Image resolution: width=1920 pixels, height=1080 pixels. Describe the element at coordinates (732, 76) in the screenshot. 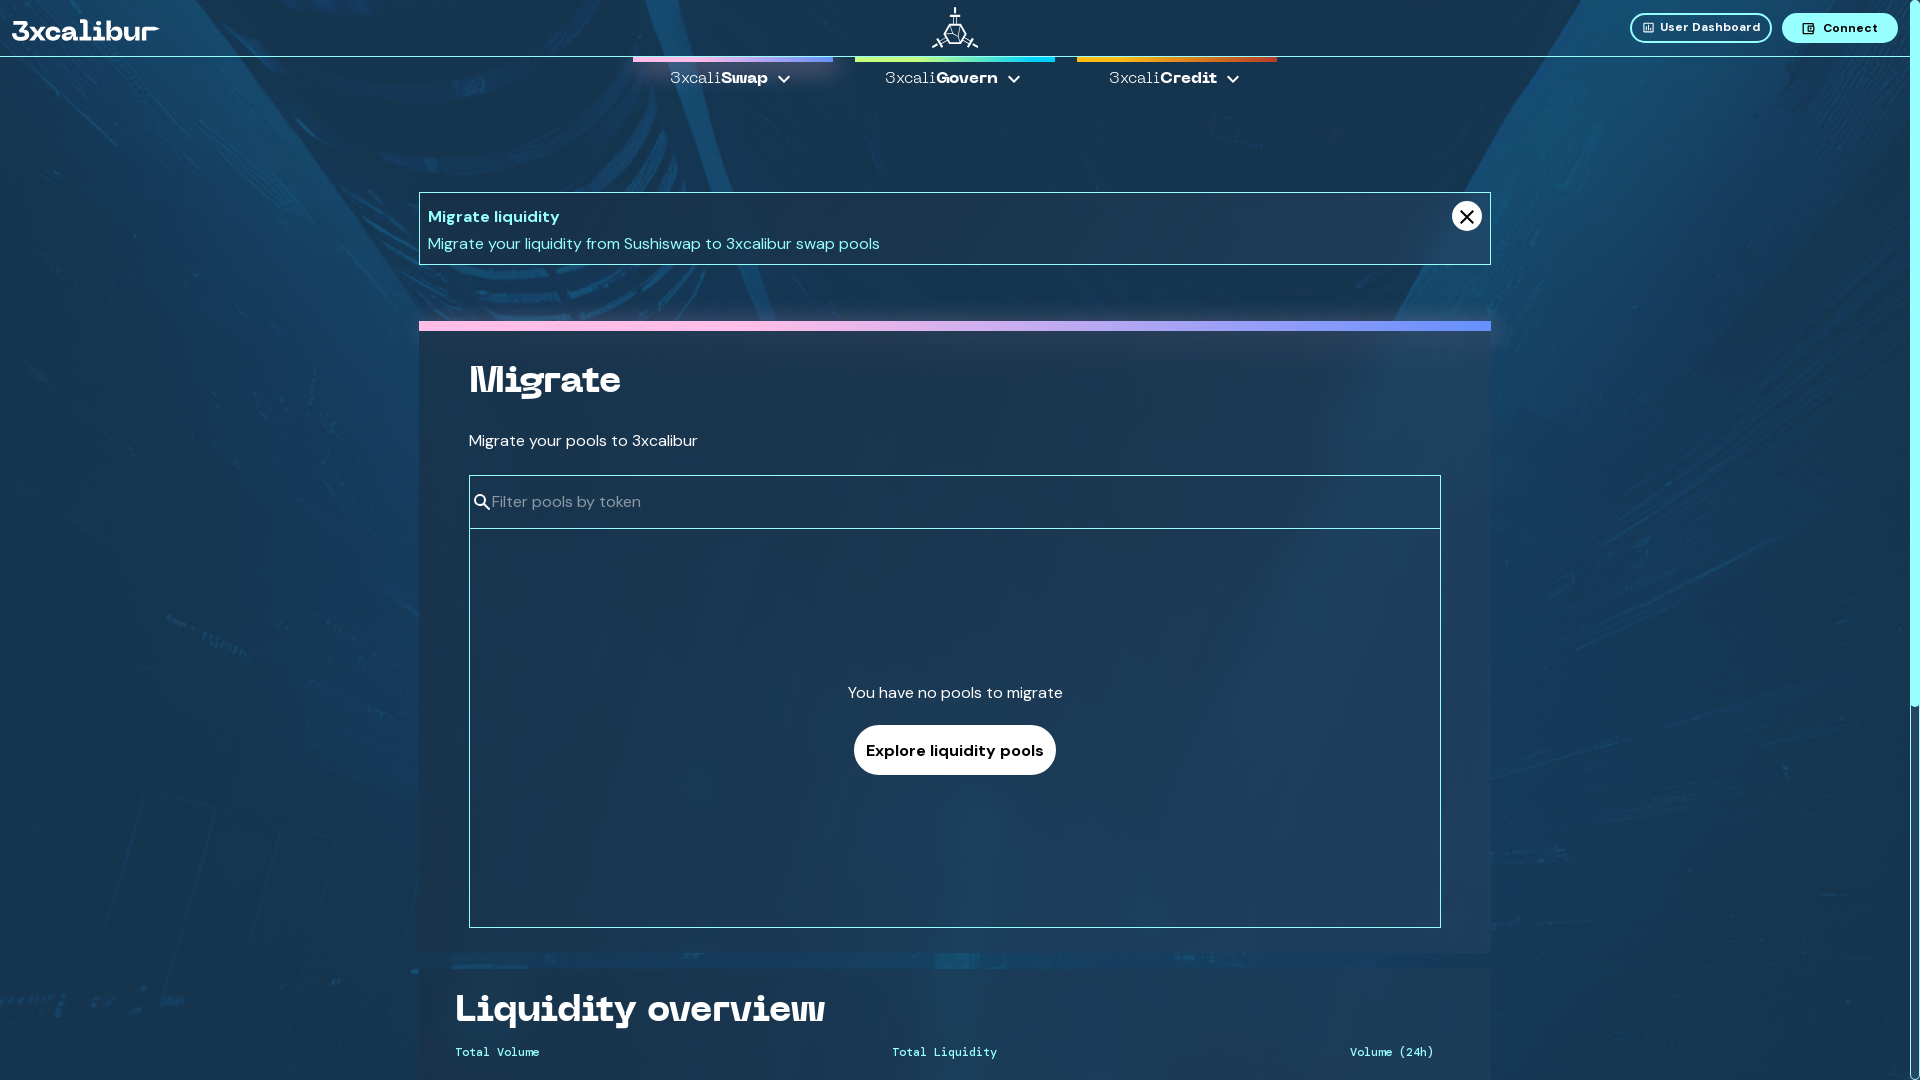

I see `'3xcaliSwap'` at that location.